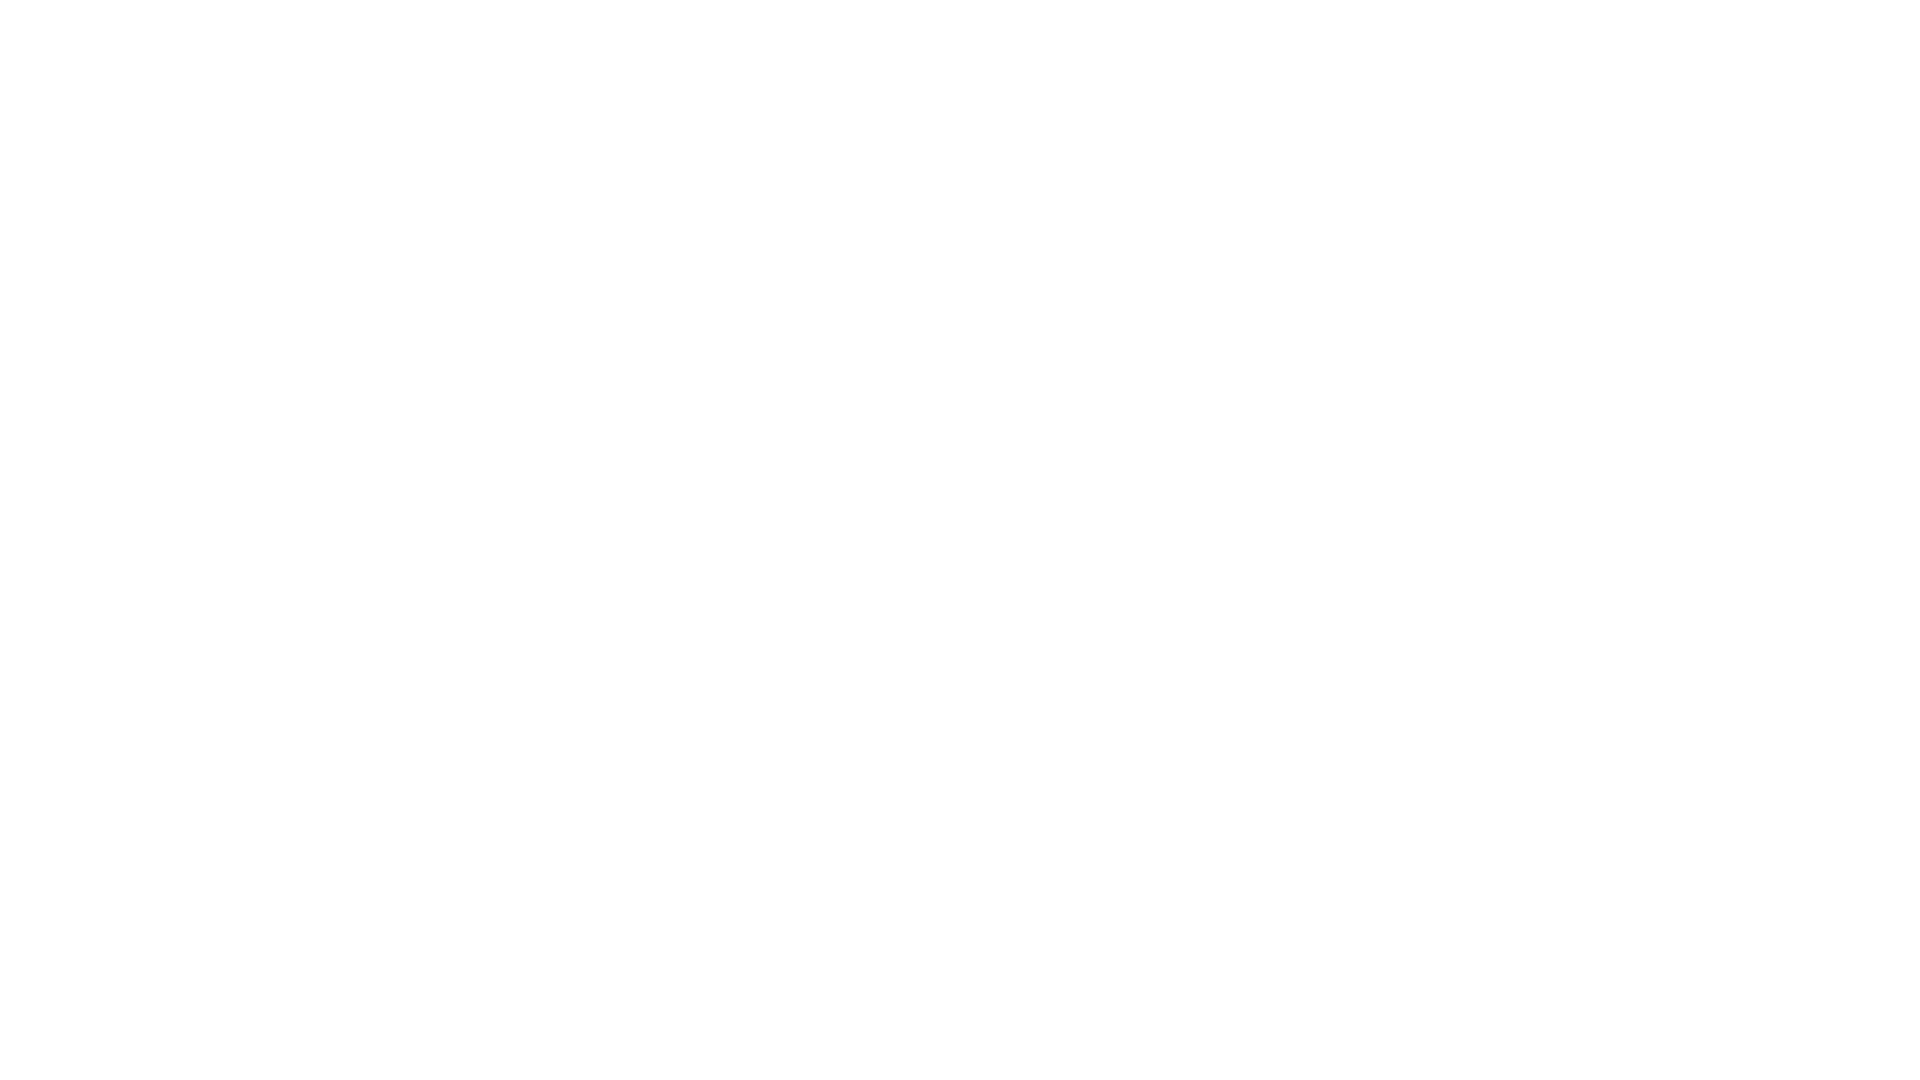 This screenshot has height=1080, width=1920. I want to click on Continuer sans accepter, so click(935, 256).